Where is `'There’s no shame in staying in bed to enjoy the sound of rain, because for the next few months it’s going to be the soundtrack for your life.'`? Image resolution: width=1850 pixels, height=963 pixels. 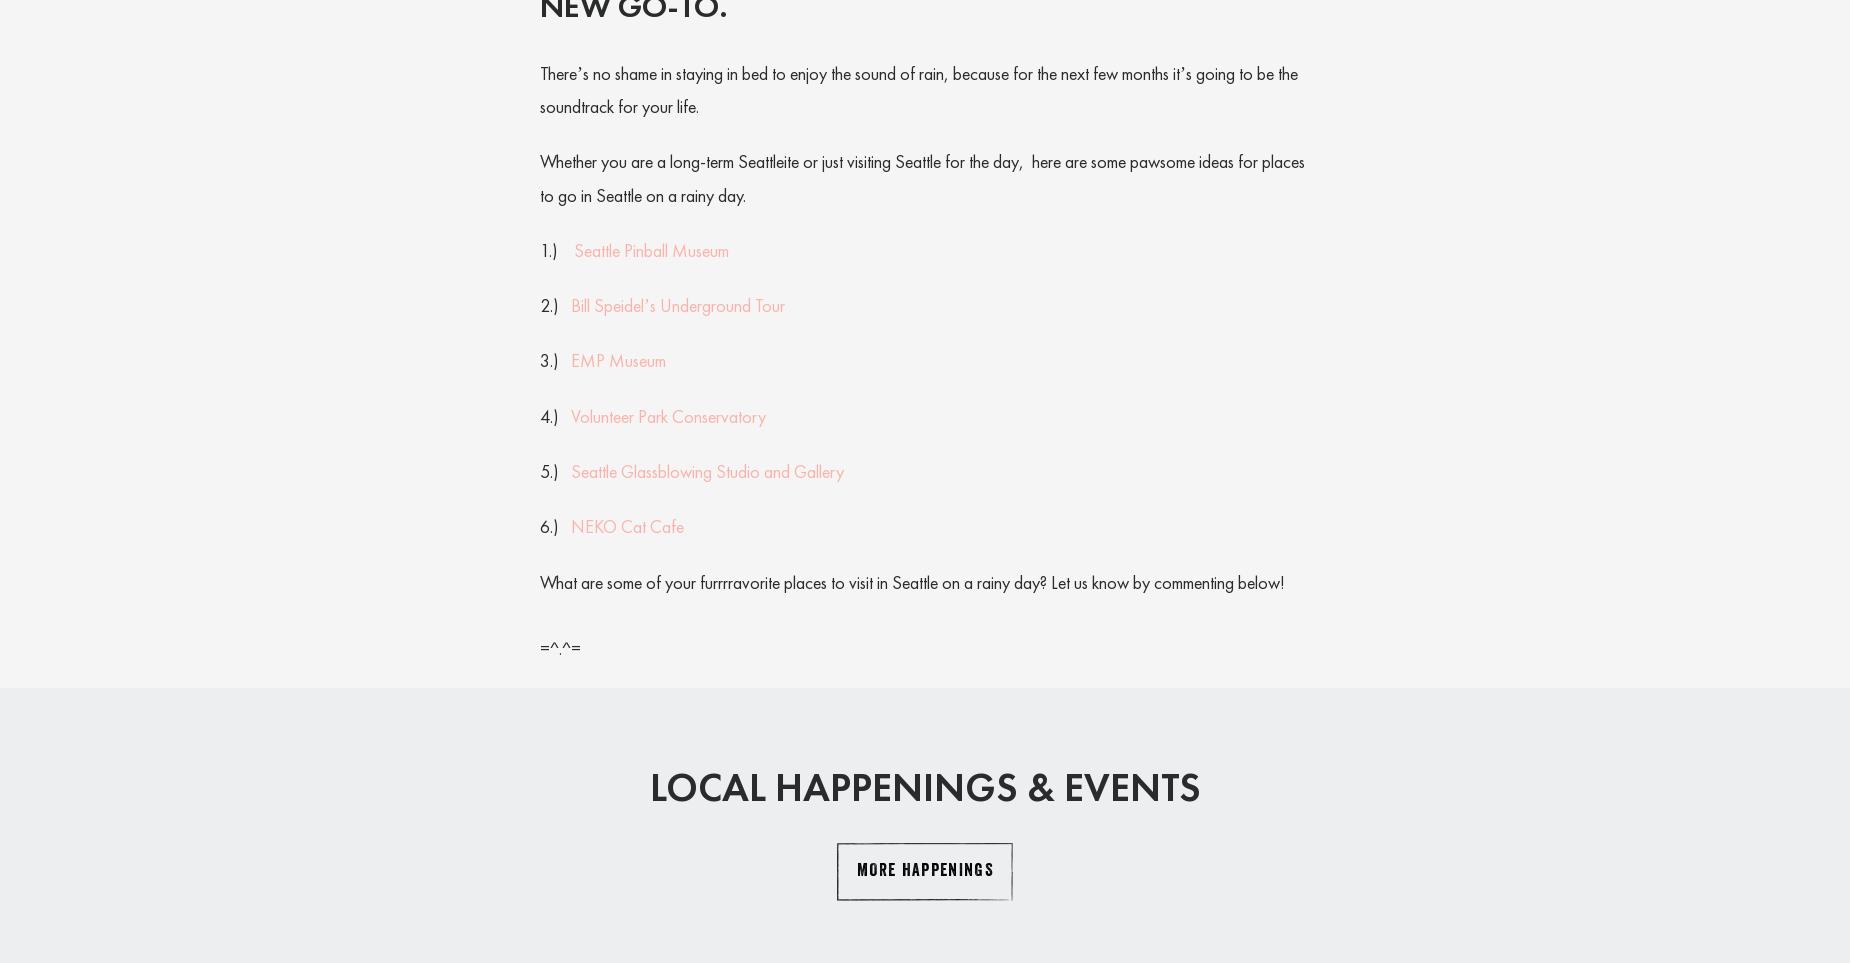
'There’s no shame in staying in bed to enjoy the sound of rain, because for the next few months it’s going to be the soundtrack for your life.' is located at coordinates (540, 87).